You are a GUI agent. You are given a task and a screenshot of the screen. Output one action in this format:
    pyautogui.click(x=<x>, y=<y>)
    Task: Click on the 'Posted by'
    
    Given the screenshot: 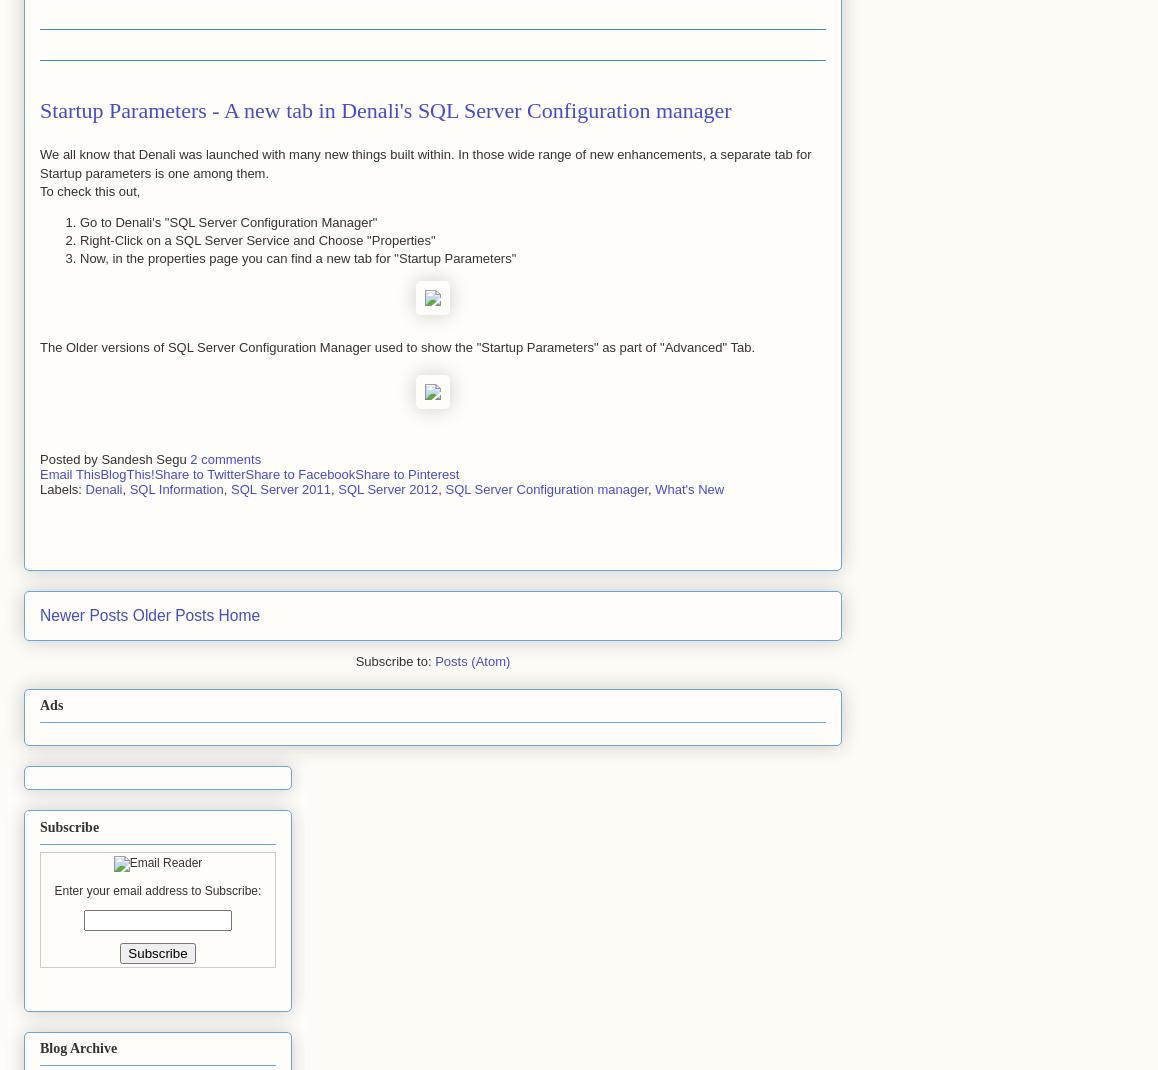 What is the action you would take?
    pyautogui.click(x=70, y=459)
    